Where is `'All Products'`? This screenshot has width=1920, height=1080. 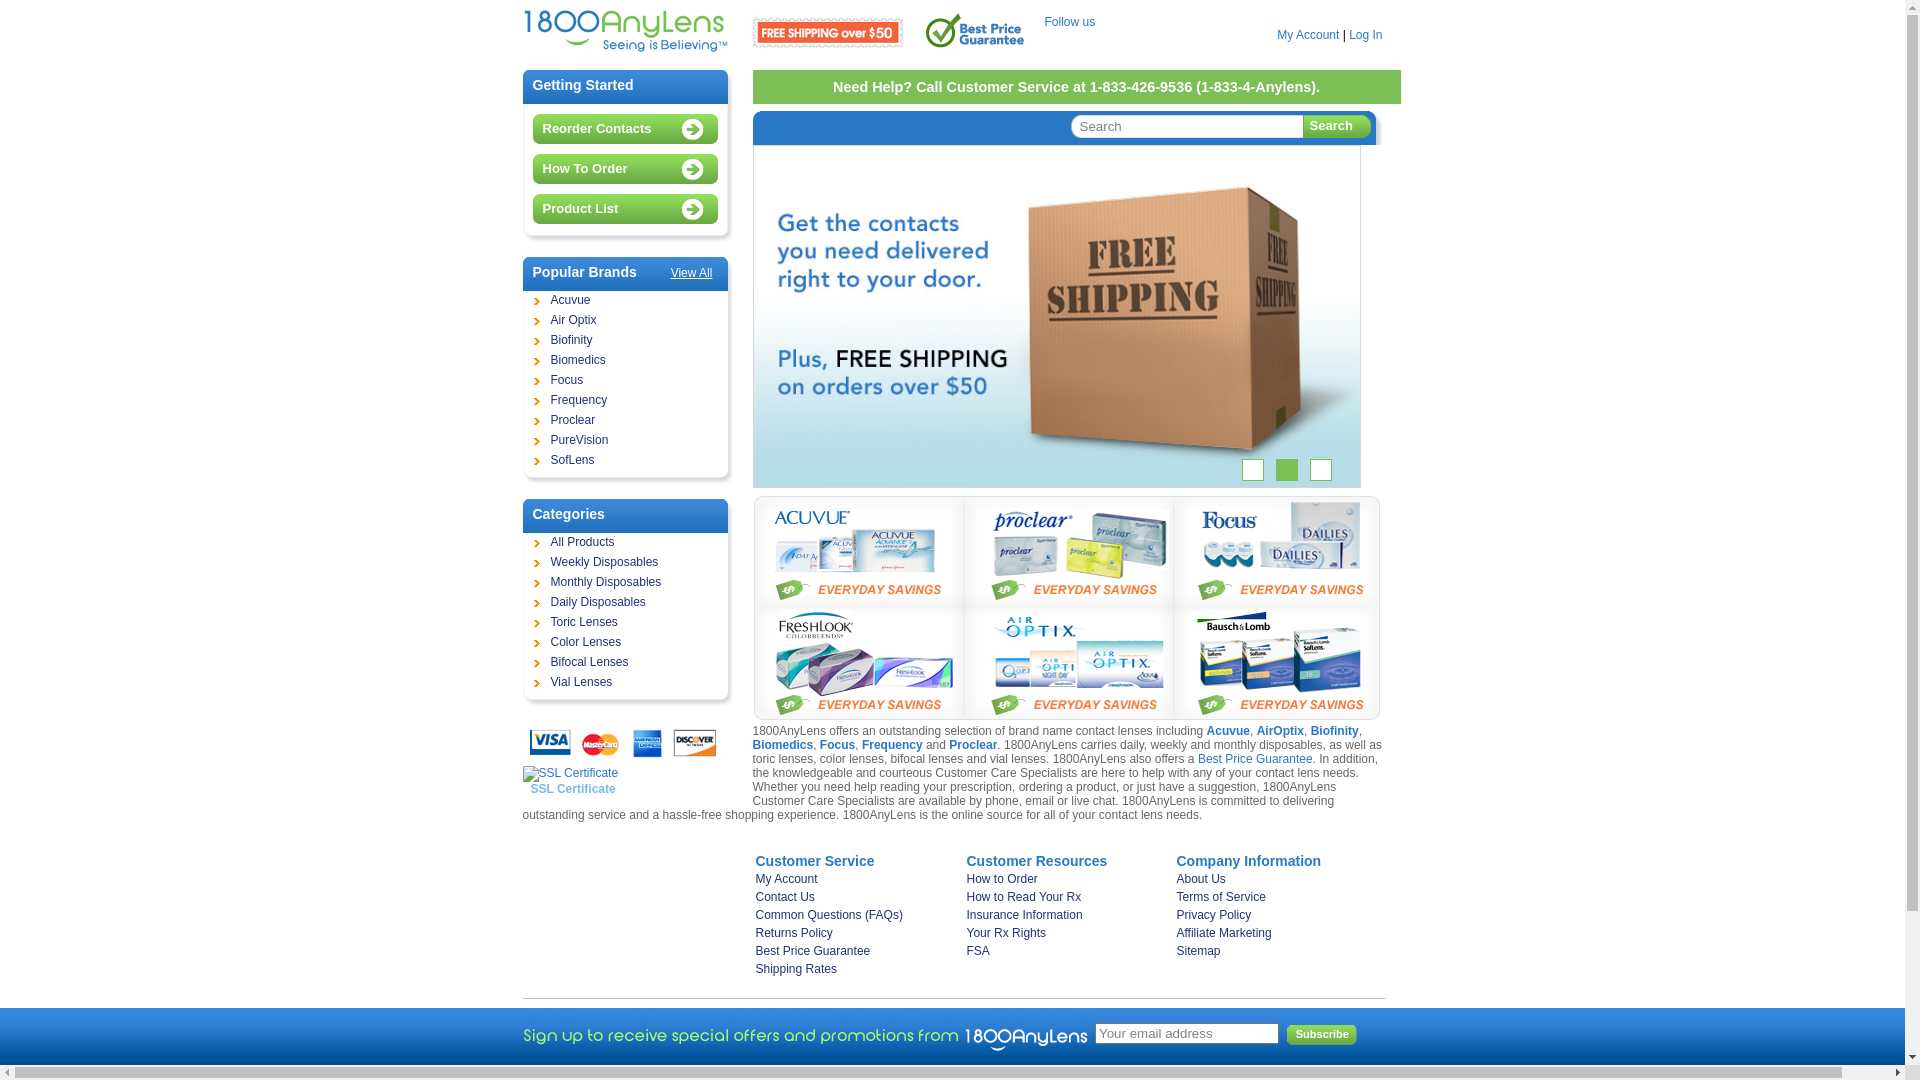 'All Products' is located at coordinates (624, 543).